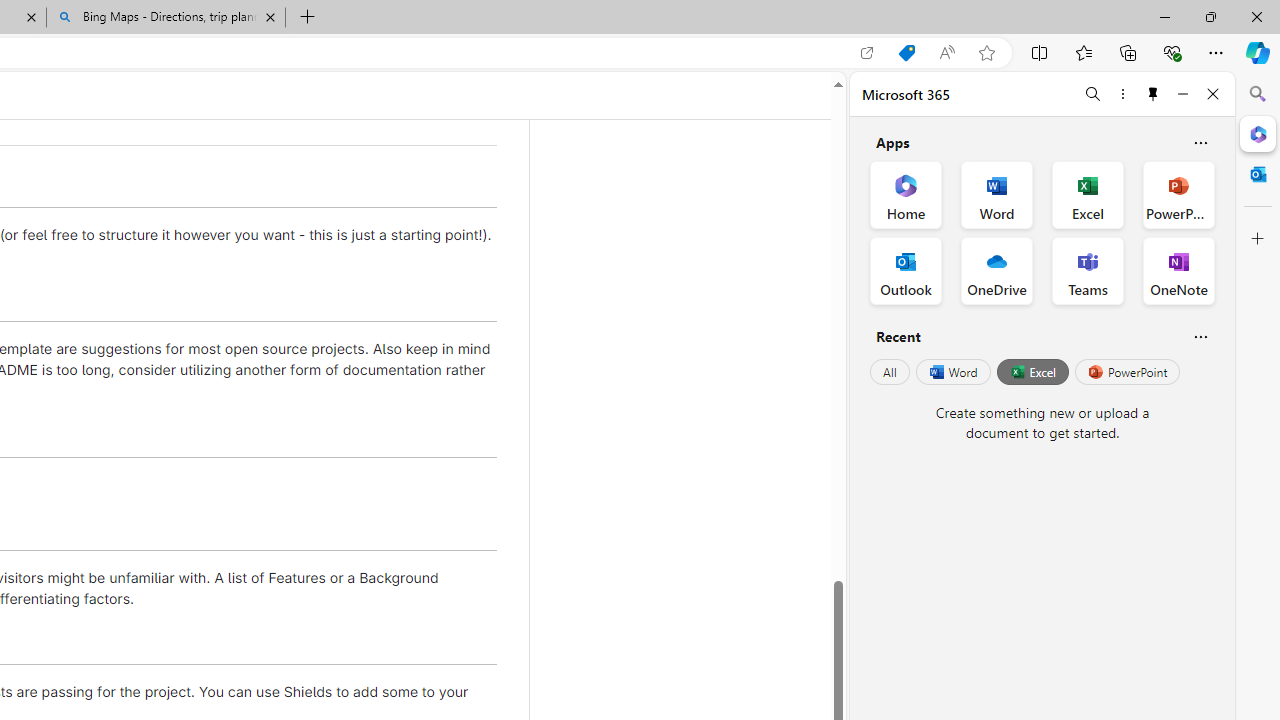 Image resolution: width=1280 pixels, height=720 pixels. Describe the element at coordinates (1127, 372) in the screenshot. I see `'PowerPoint'` at that location.